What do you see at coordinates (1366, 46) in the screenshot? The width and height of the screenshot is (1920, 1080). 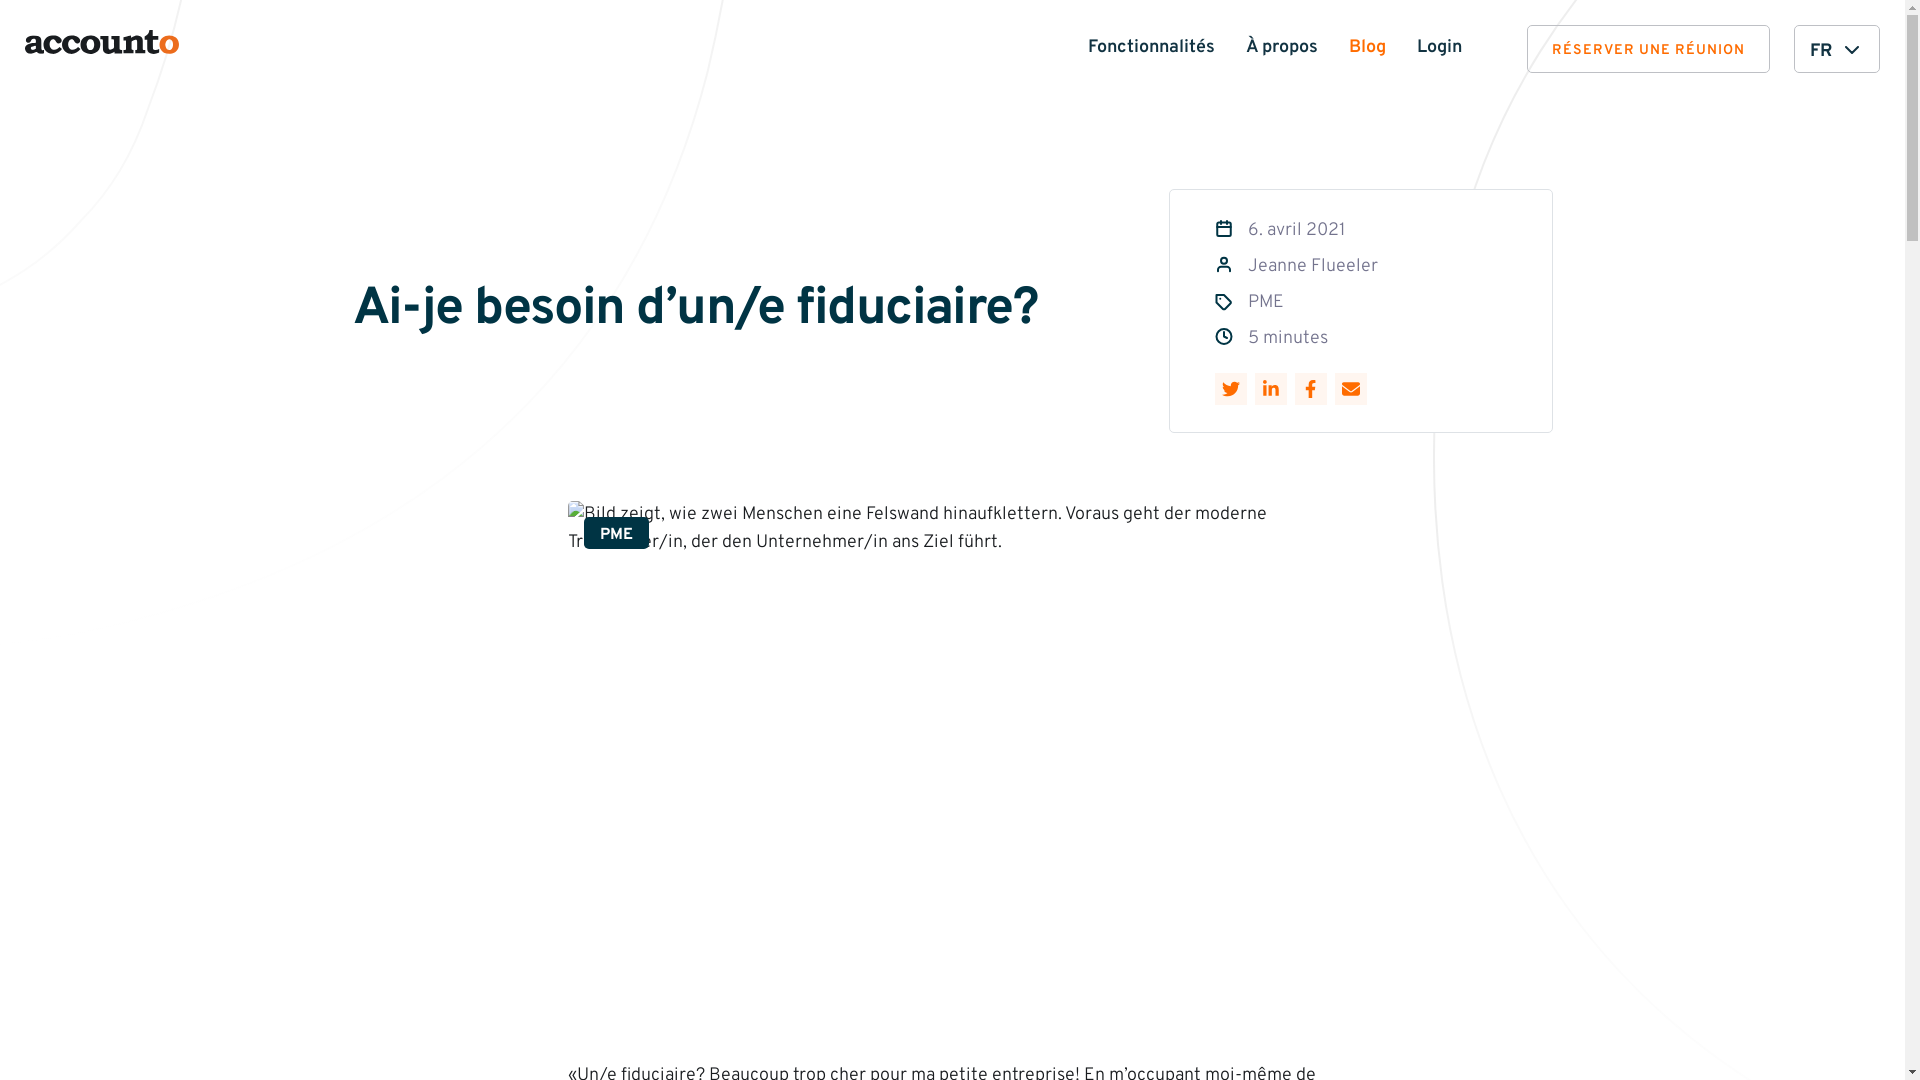 I see `'Blog'` at bounding box center [1366, 46].